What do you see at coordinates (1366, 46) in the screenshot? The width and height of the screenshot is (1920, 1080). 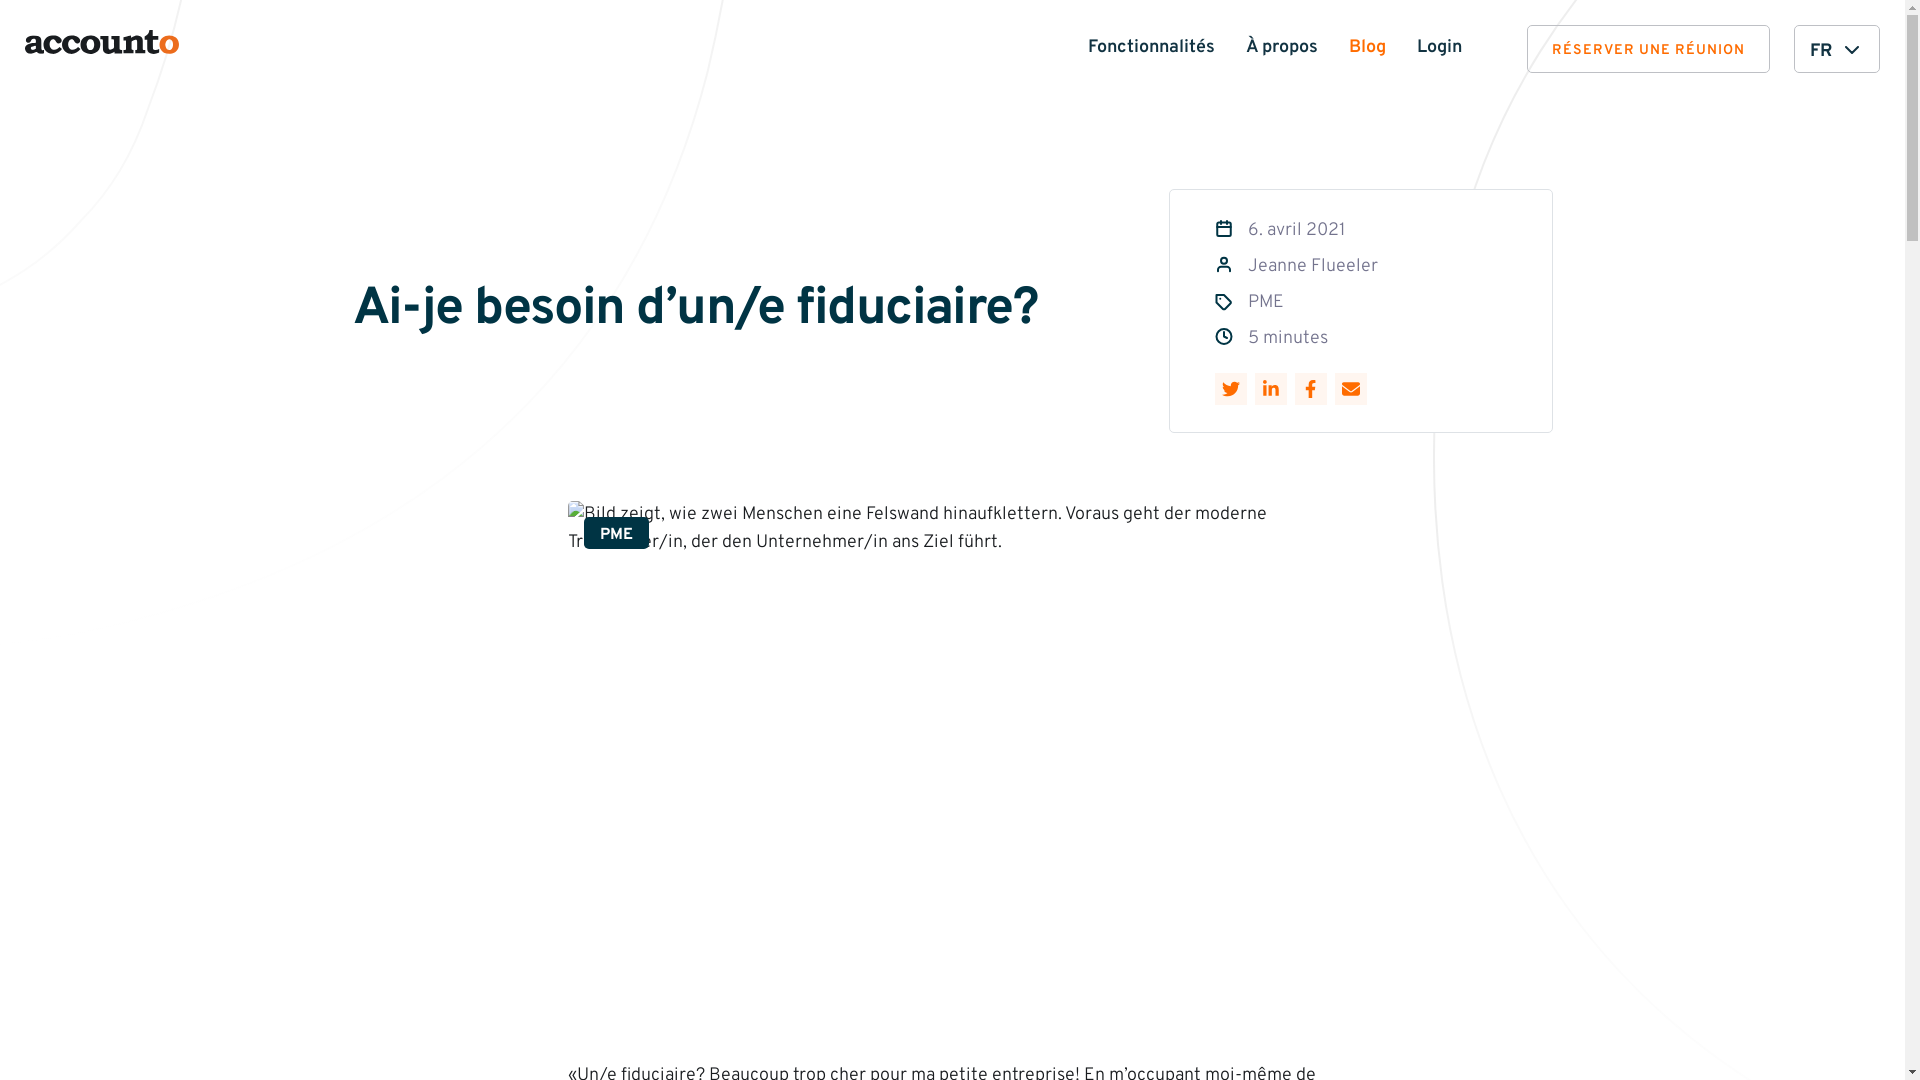 I see `'Blog'` at bounding box center [1366, 46].